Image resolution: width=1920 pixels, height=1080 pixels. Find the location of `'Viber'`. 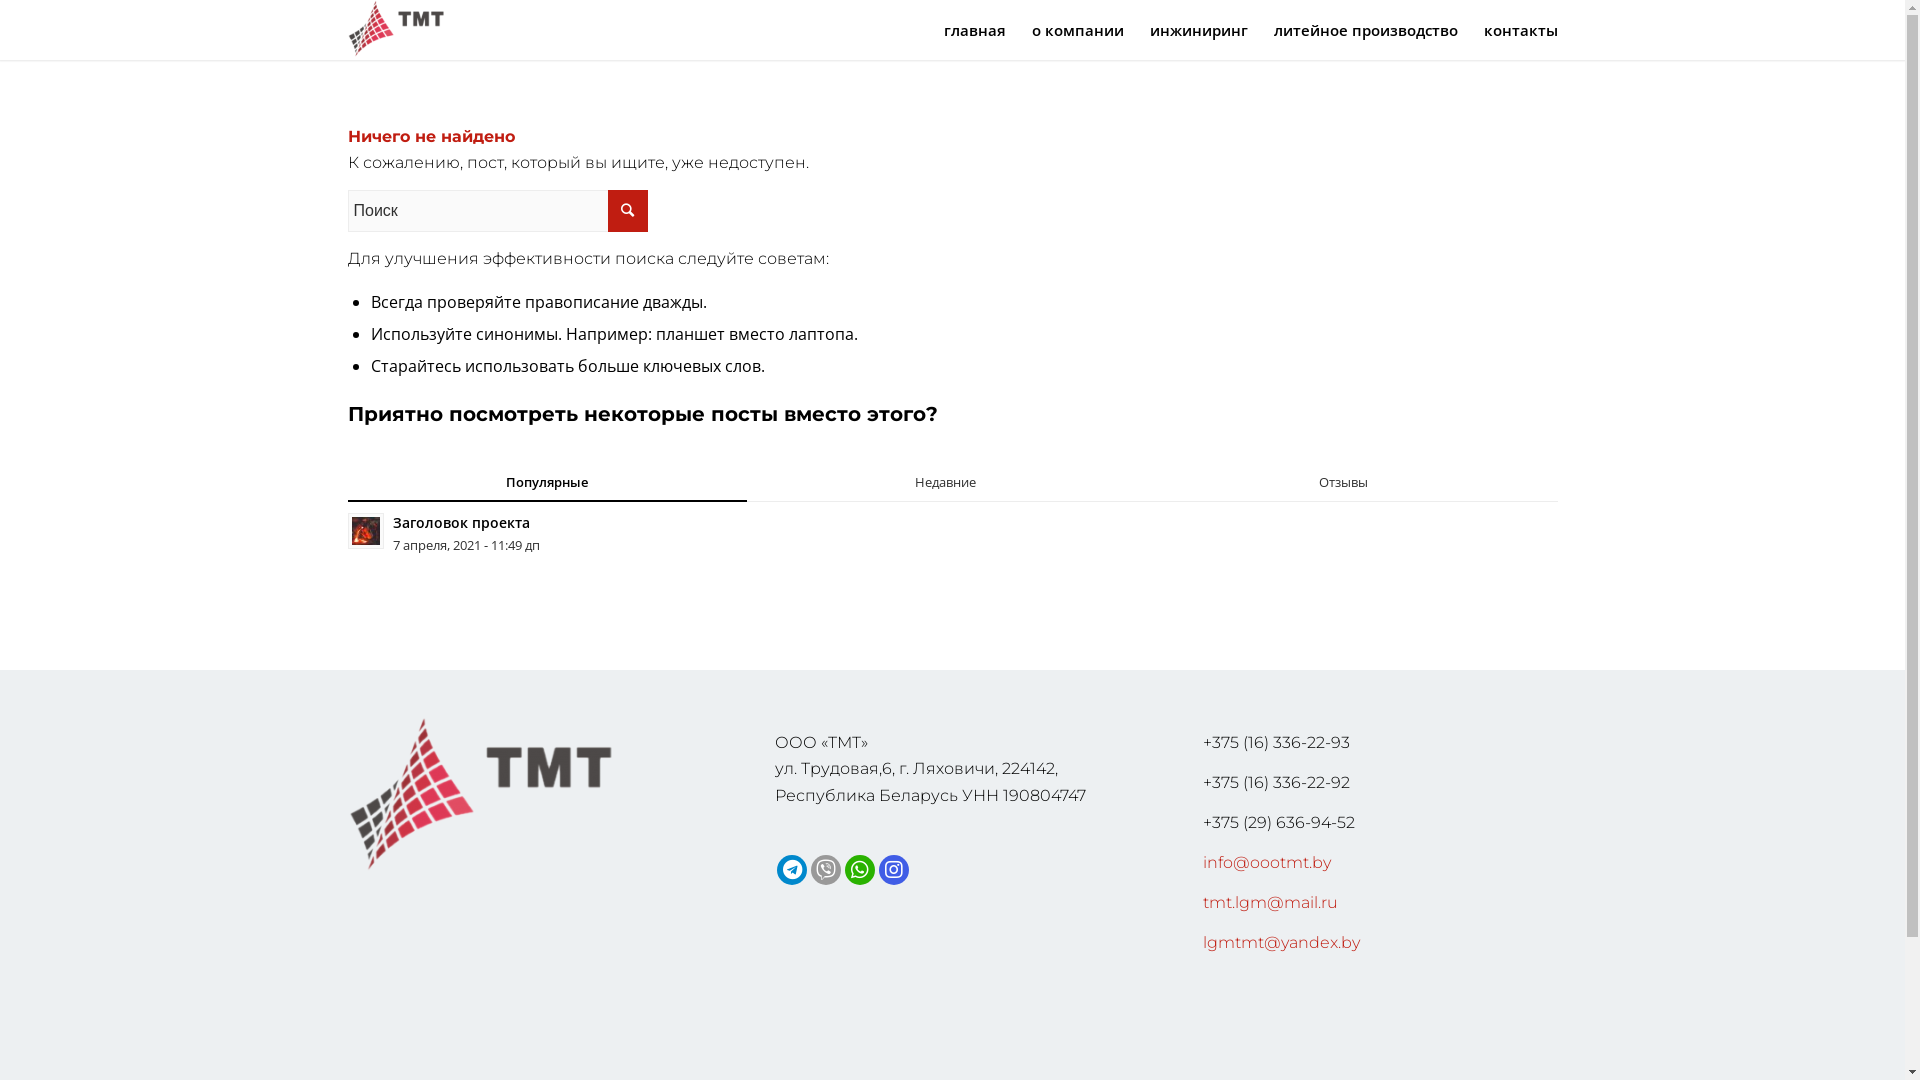

'Viber' is located at coordinates (825, 869).